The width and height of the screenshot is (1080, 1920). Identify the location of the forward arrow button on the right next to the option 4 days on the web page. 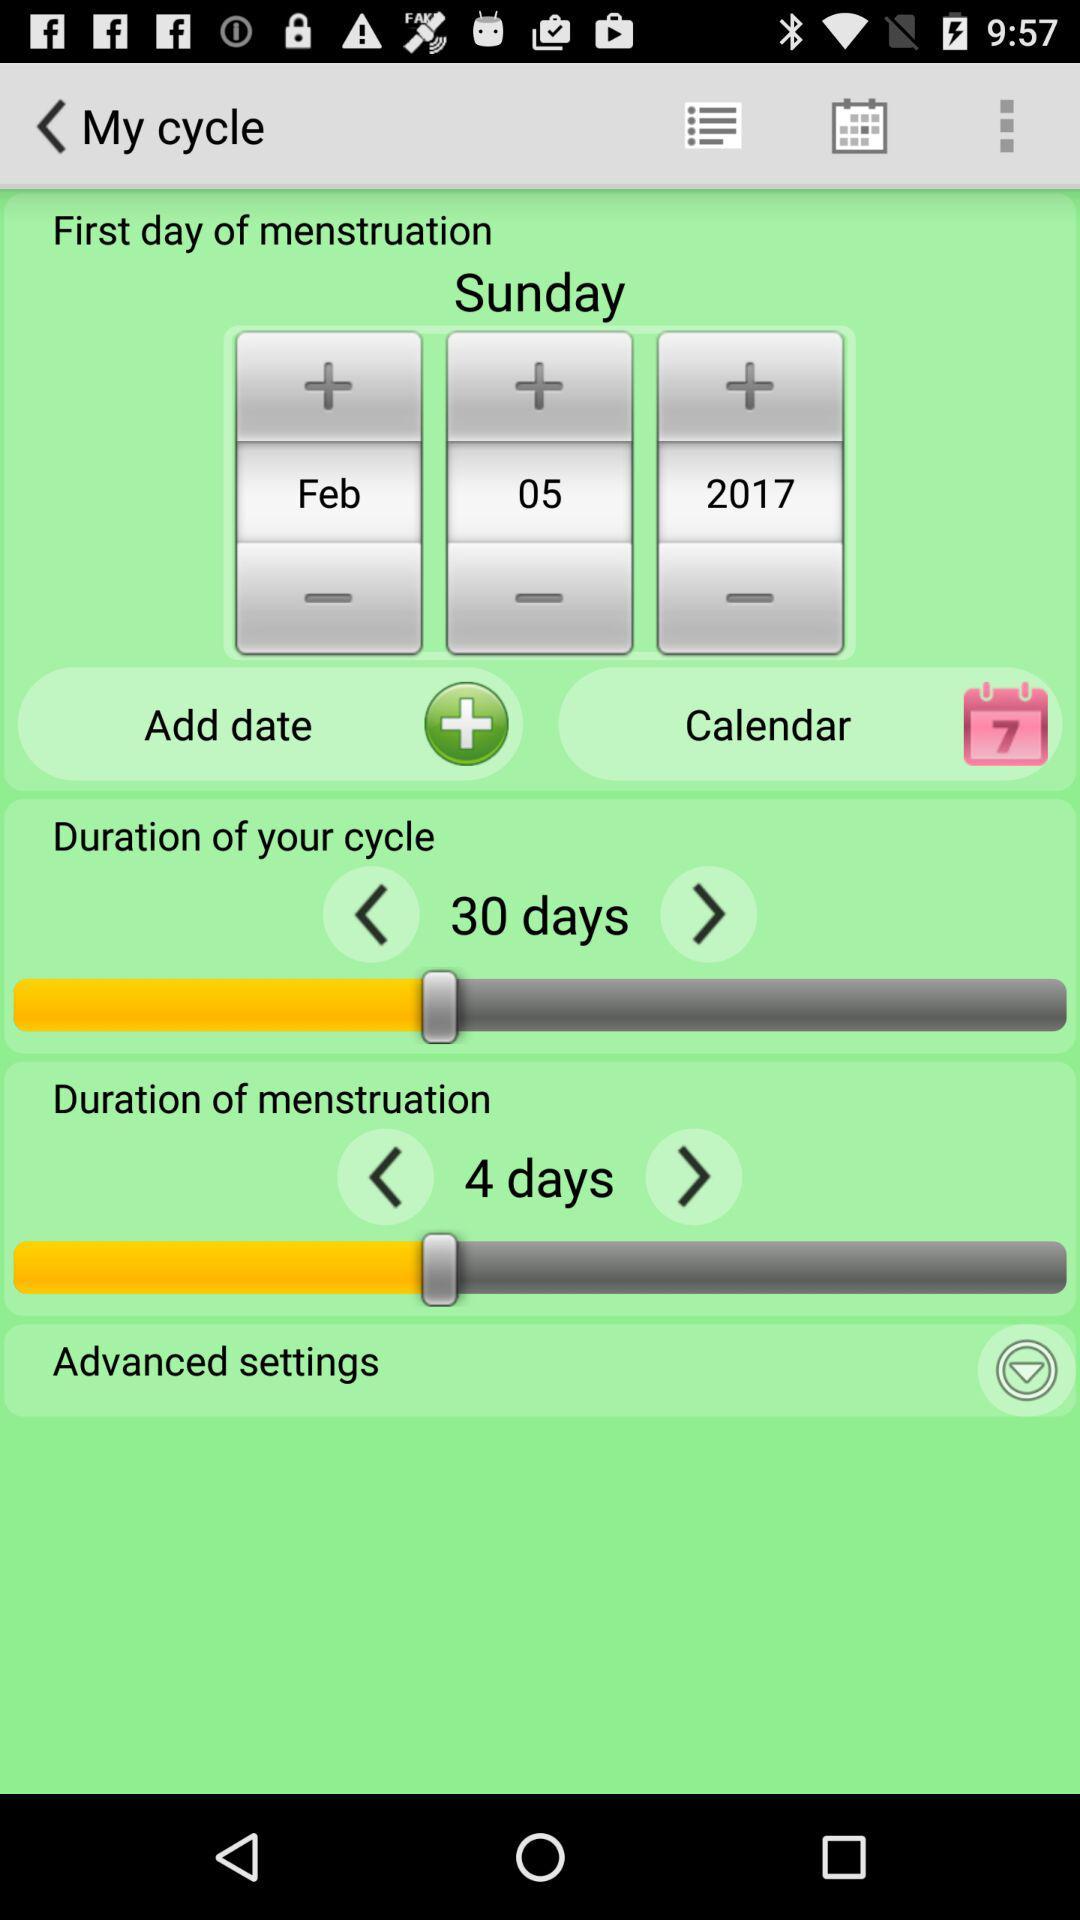
(692, 1176).